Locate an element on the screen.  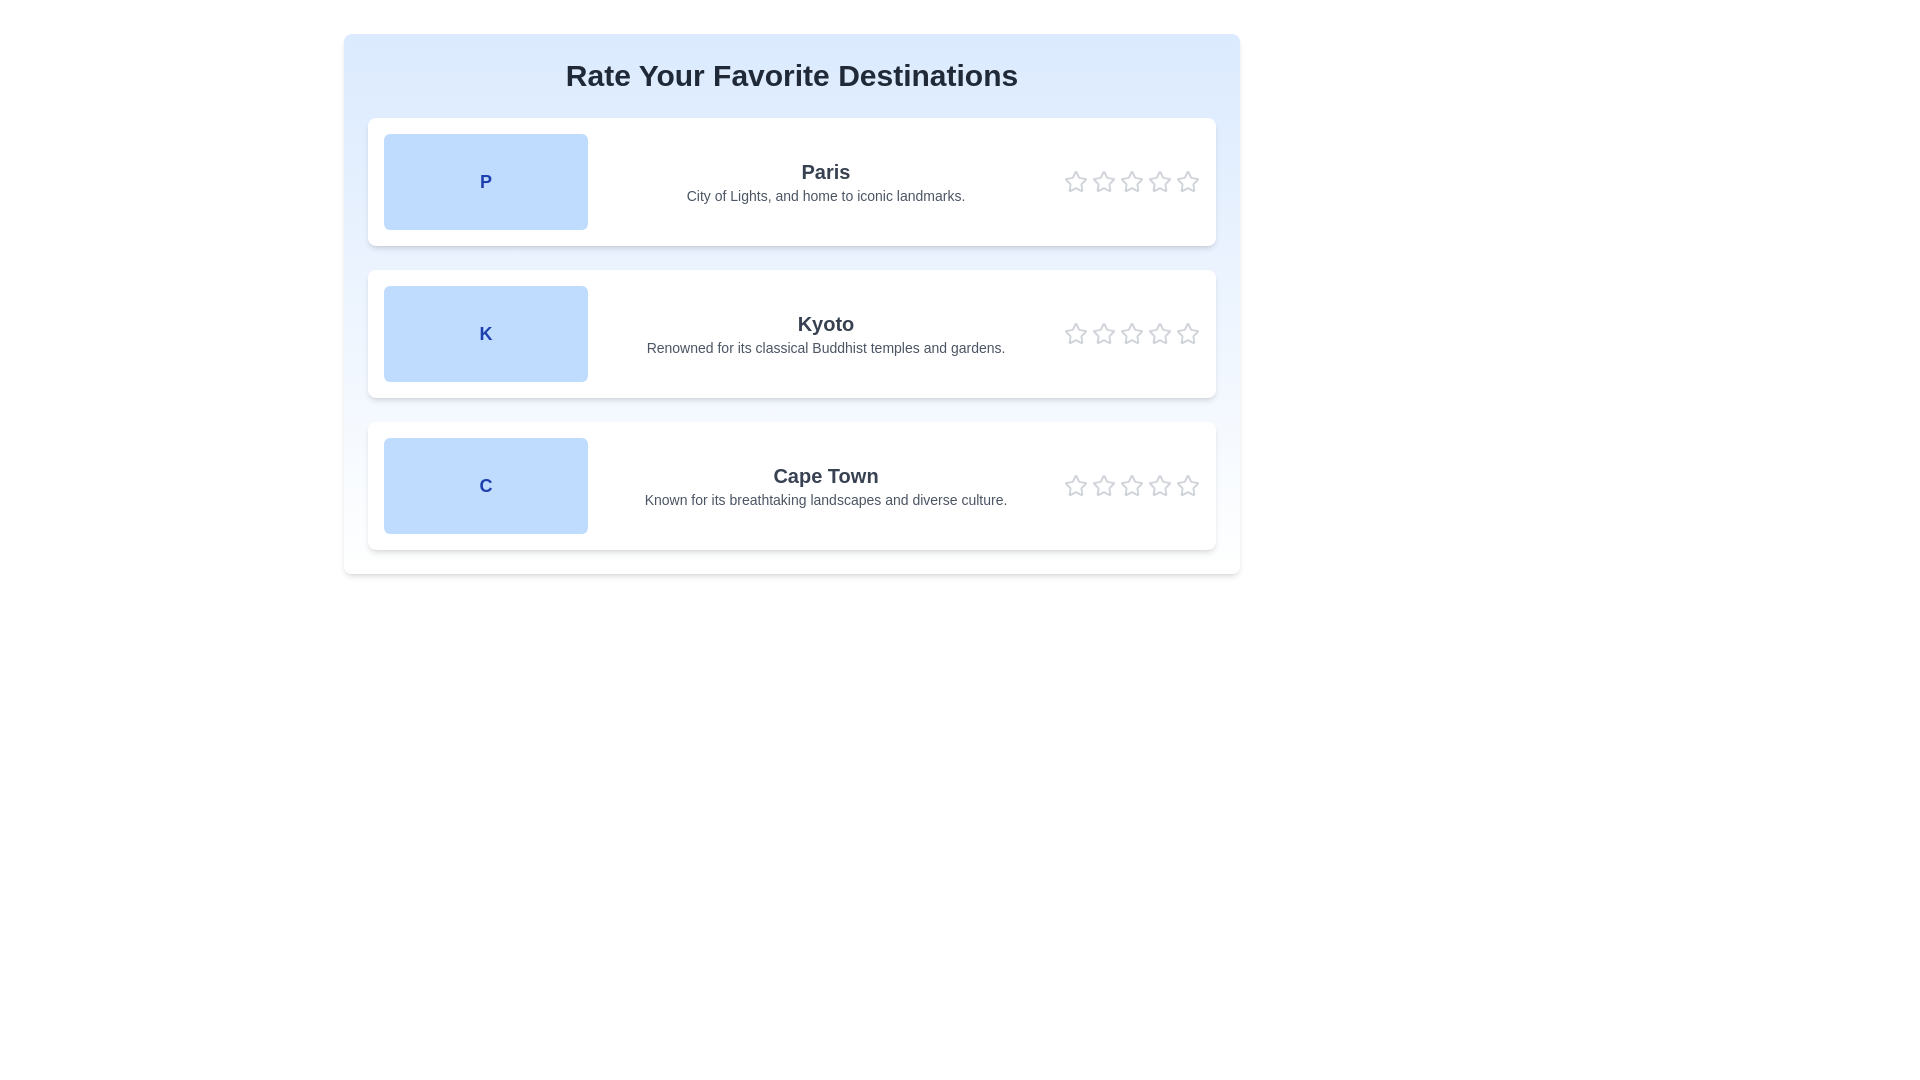
the star-shaped icon located on the right side of the 'Cape Town' row in the rating bar to receive visual feedback is located at coordinates (1132, 485).